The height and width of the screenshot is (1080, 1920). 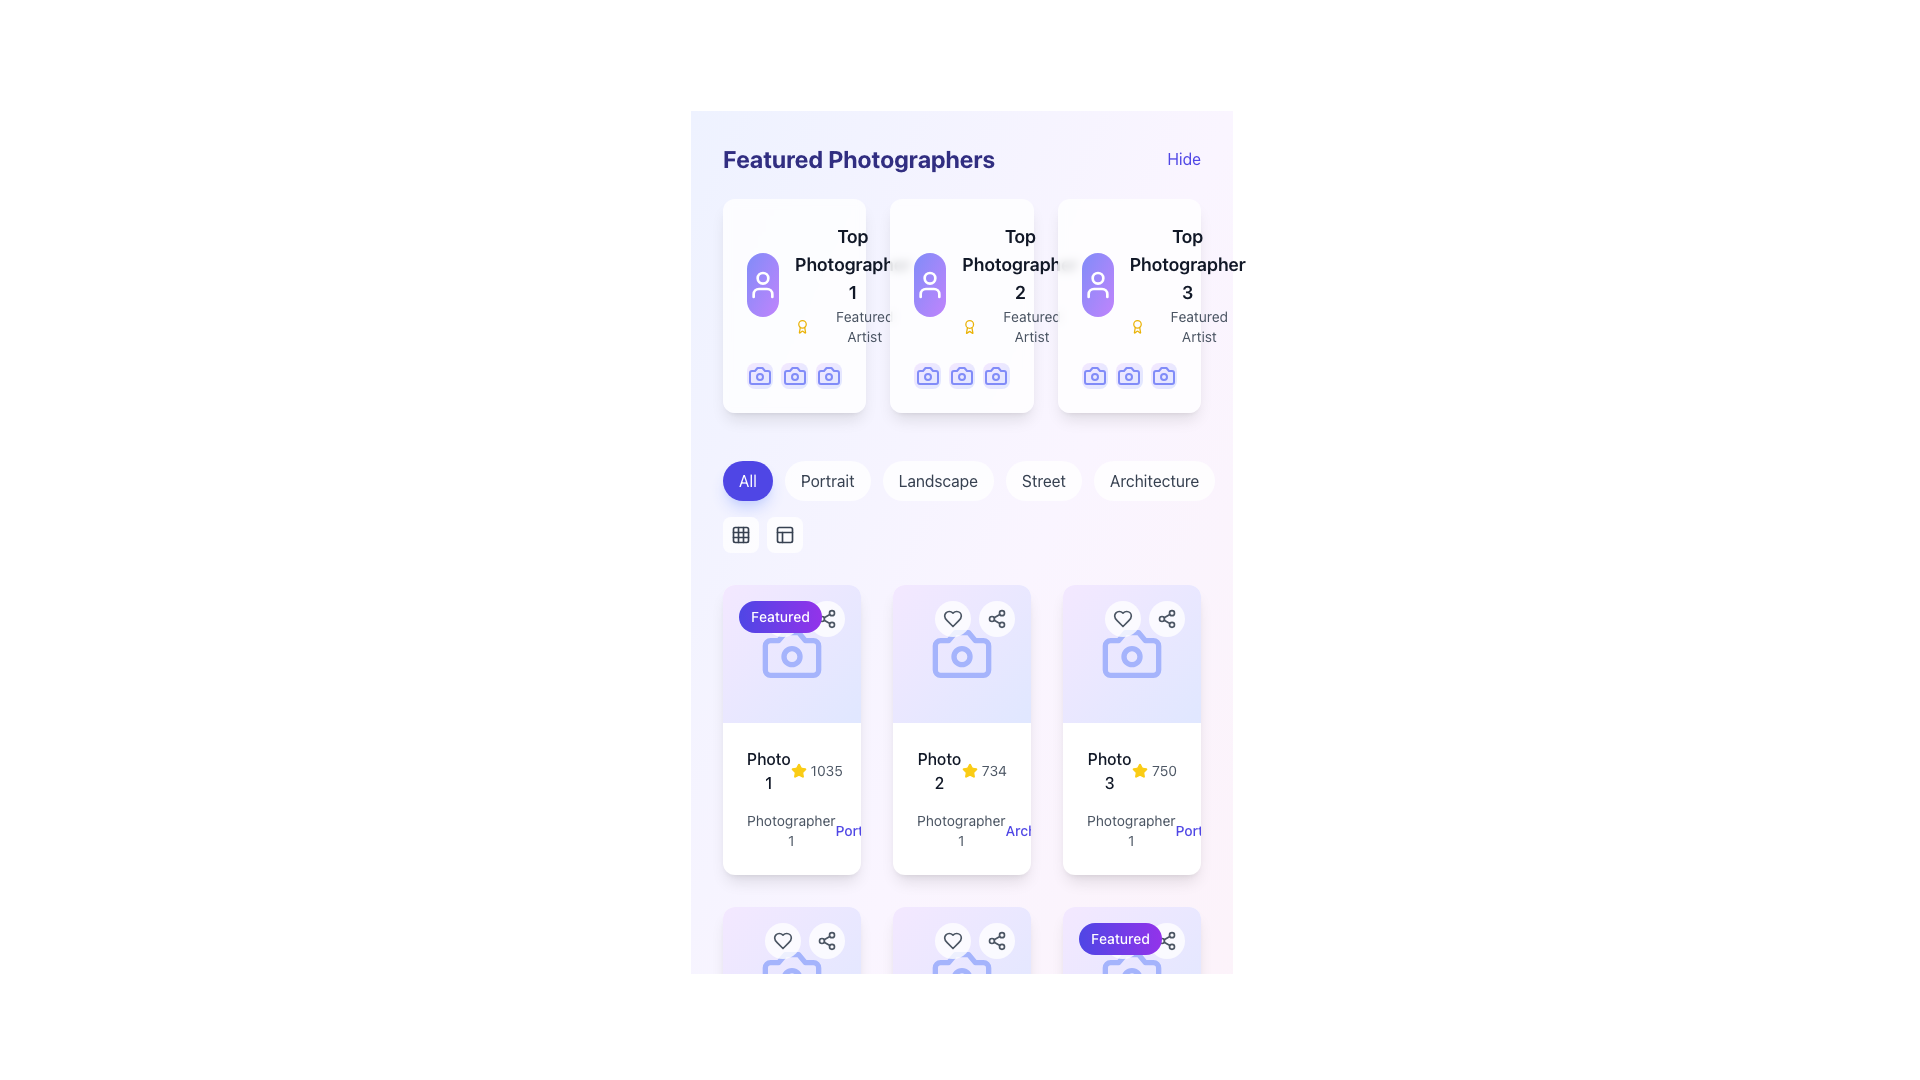 I want to click on the text label 'Portrait', which is styled in indigo color and medium font weight, located next to 'Photographer 1' on the first card in the second row of the grid layout, so click(x=860, y=831).